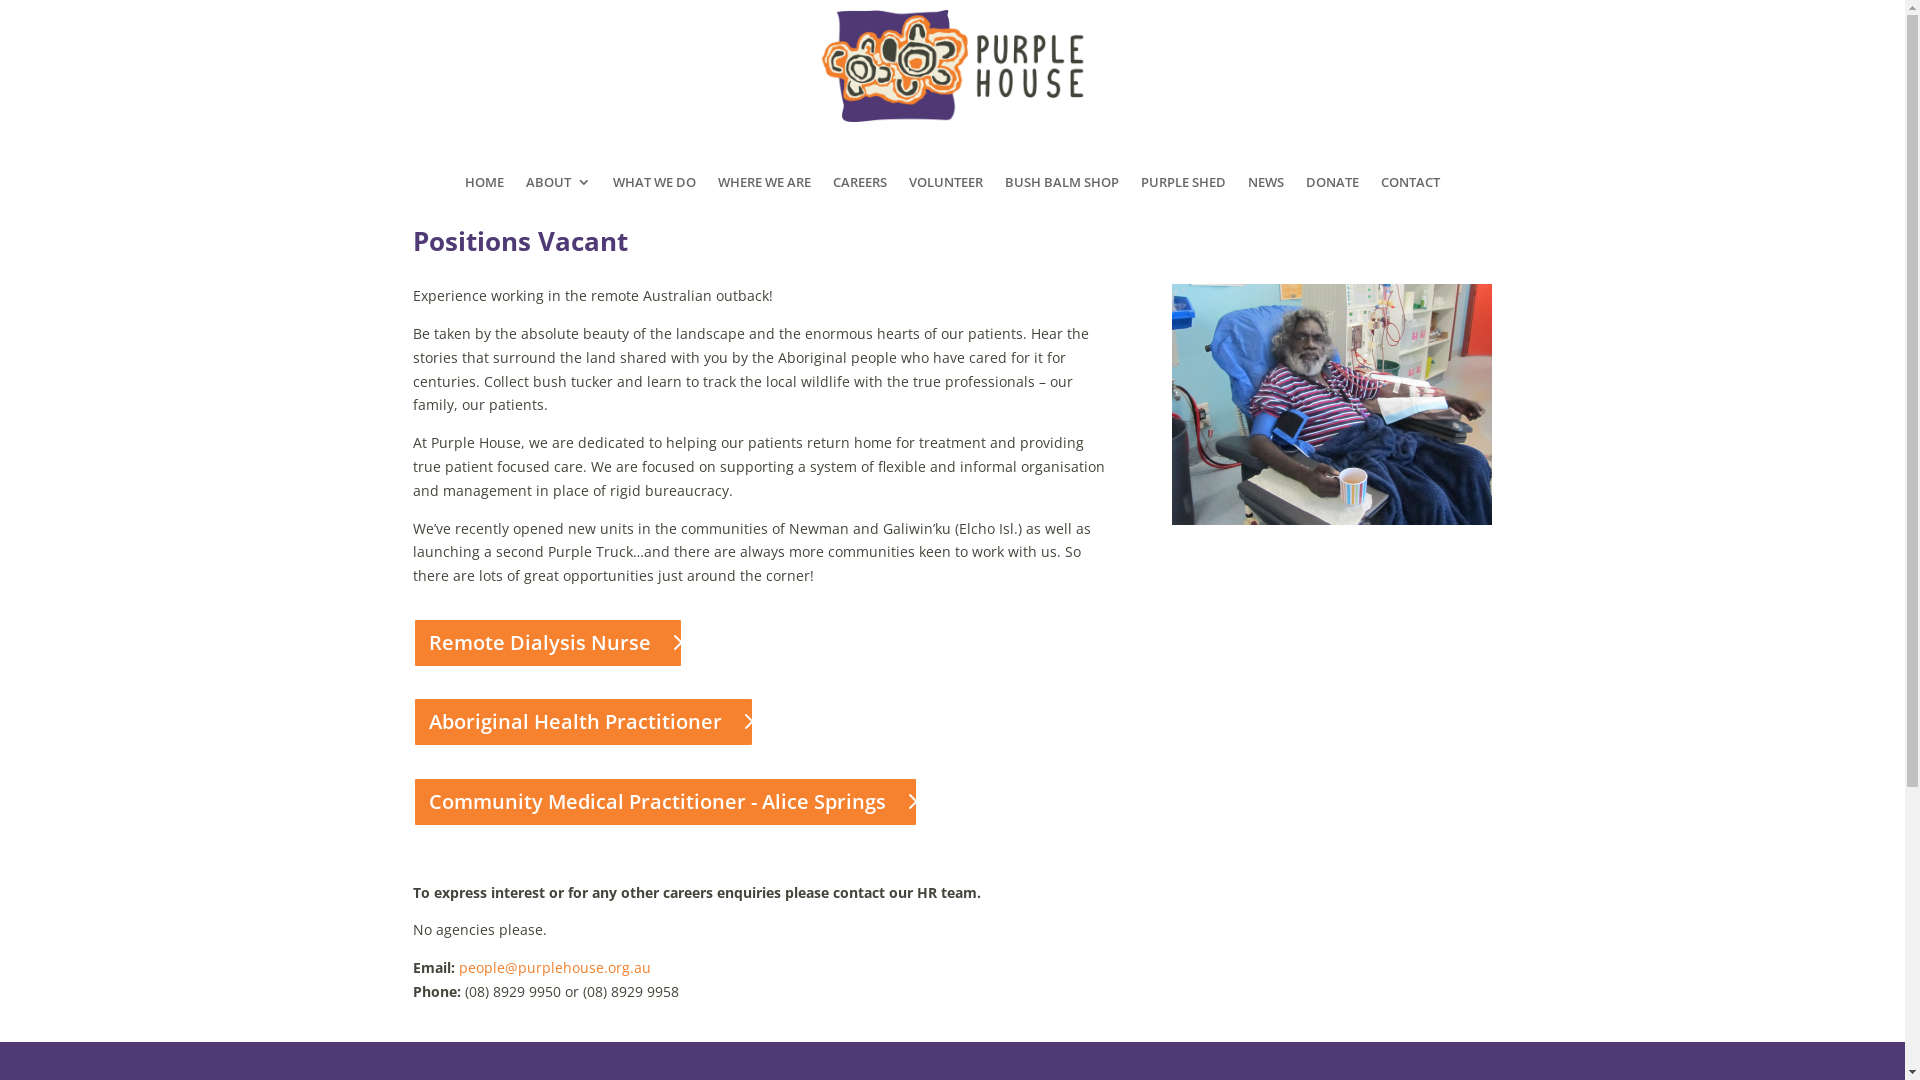 The width and height of the screenshot is (1920, 1080). What do you see at coordinates (763, 196) in the screenshot?
I see `'WHERE WE ARE'` at bounding box center [763, 196].